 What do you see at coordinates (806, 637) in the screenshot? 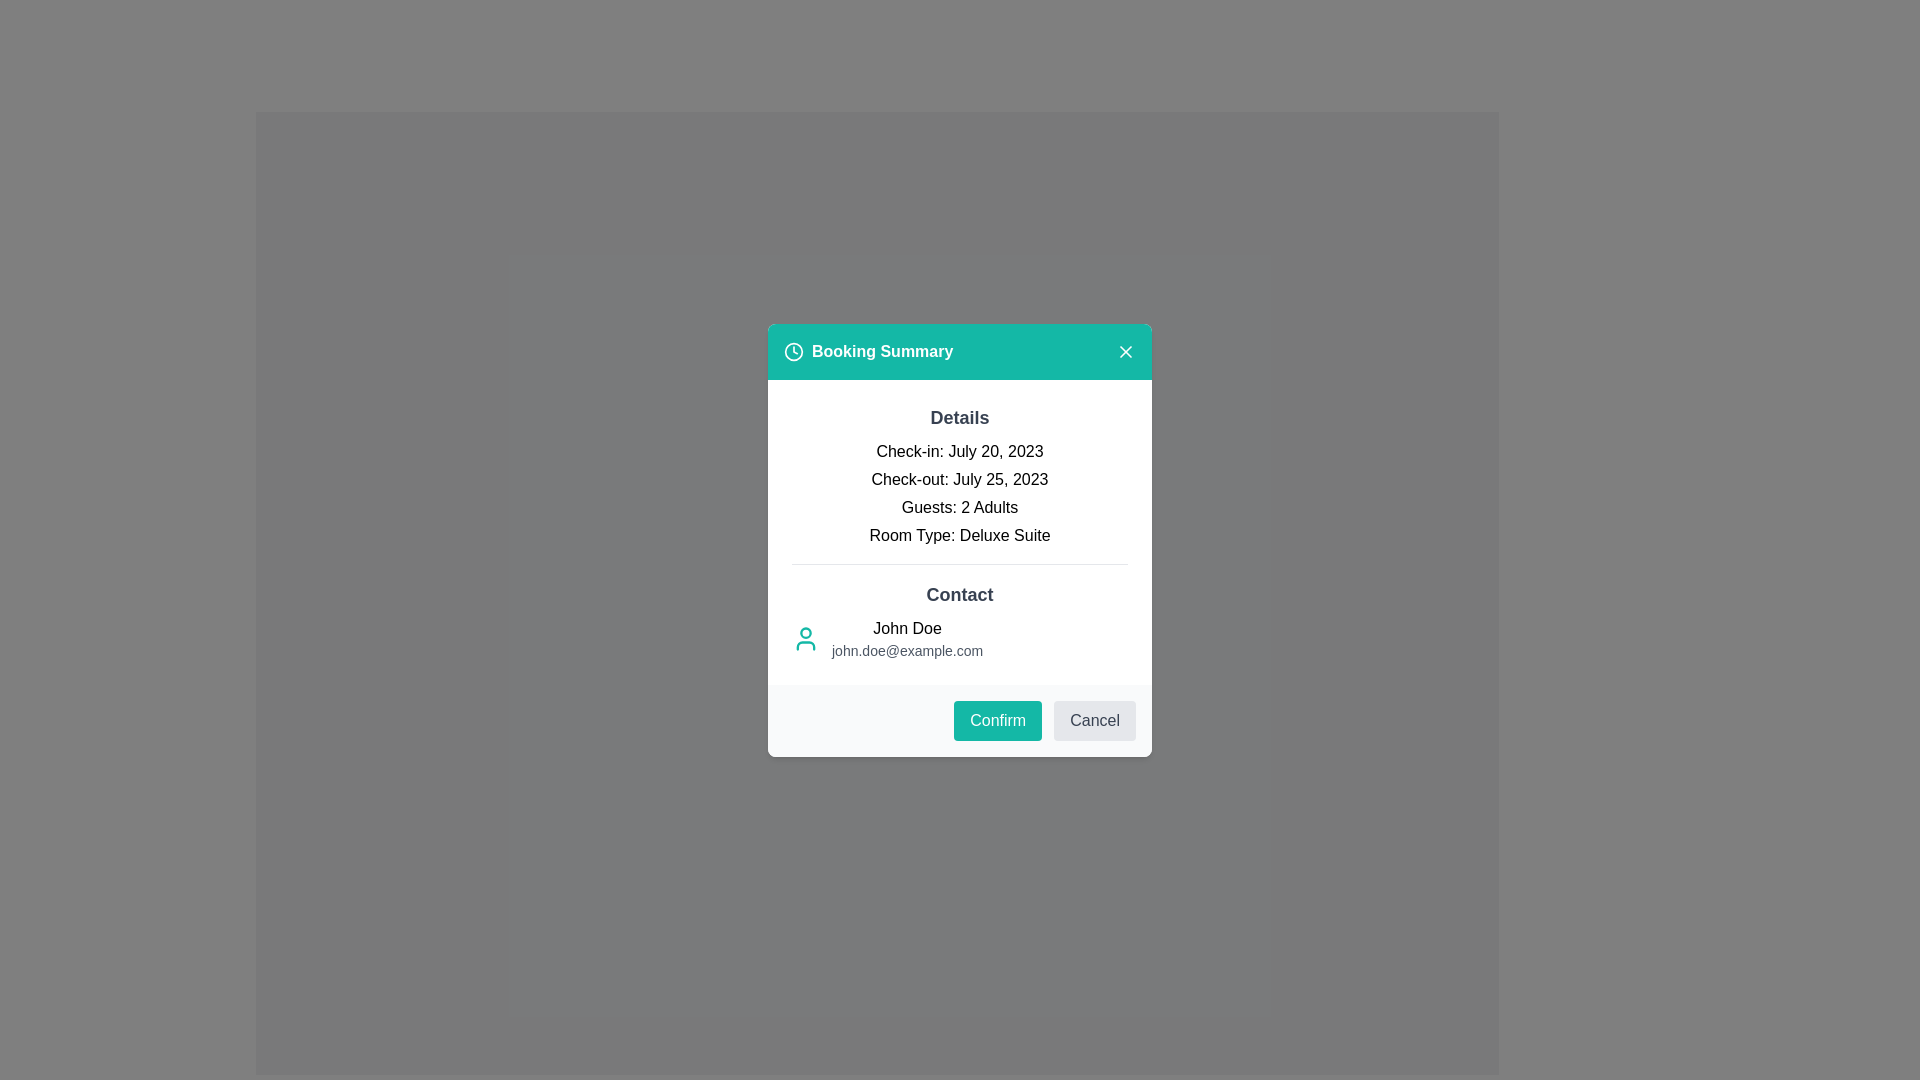
I see `the user profile icon located in the 'Contact' section of the modal interface, which is positioned to the left of the user name 'John Doe' and email 'john.doe@example.com'` at bounding box center [806, 637].